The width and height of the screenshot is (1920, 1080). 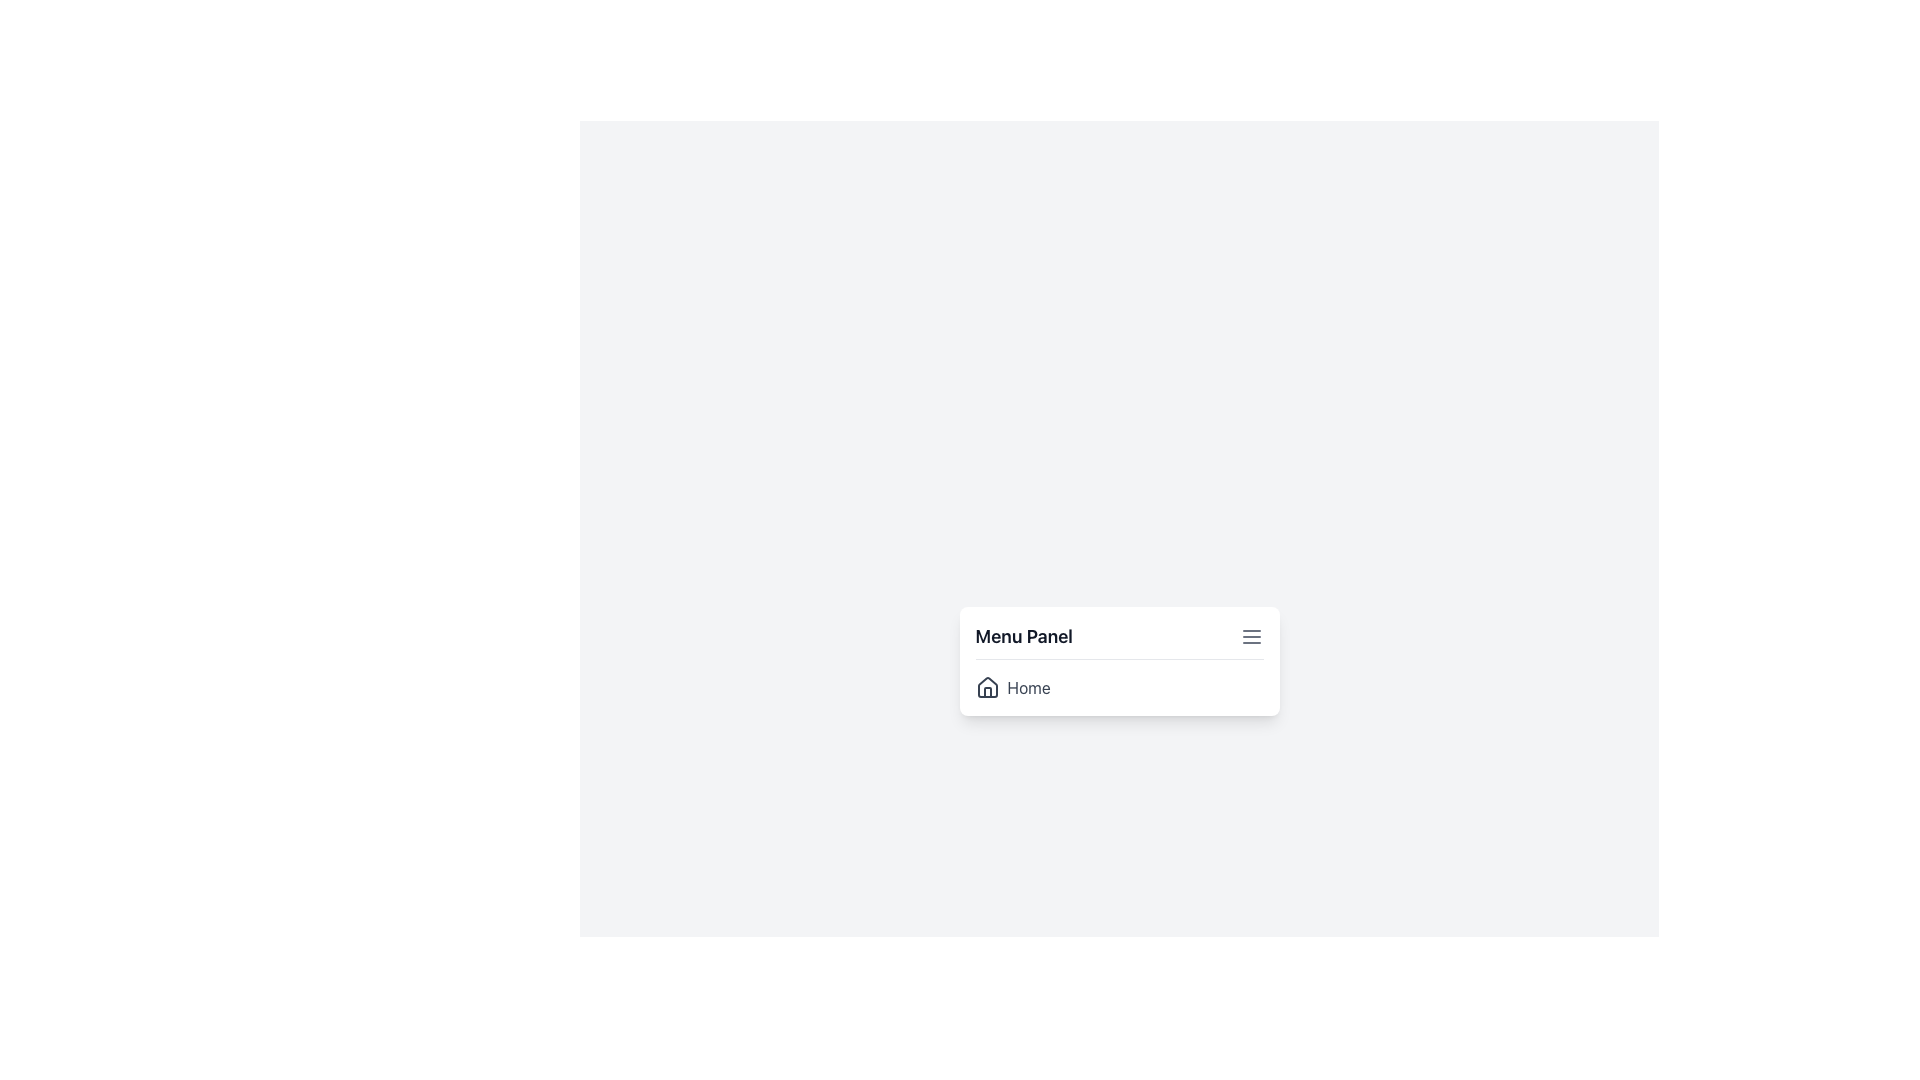 I want to click on 'Home' text label in the navigation menu, which is located near the bottom-right area of the interface, following the house icon in the 'Menu Panel', so click(x=1029, y=686).